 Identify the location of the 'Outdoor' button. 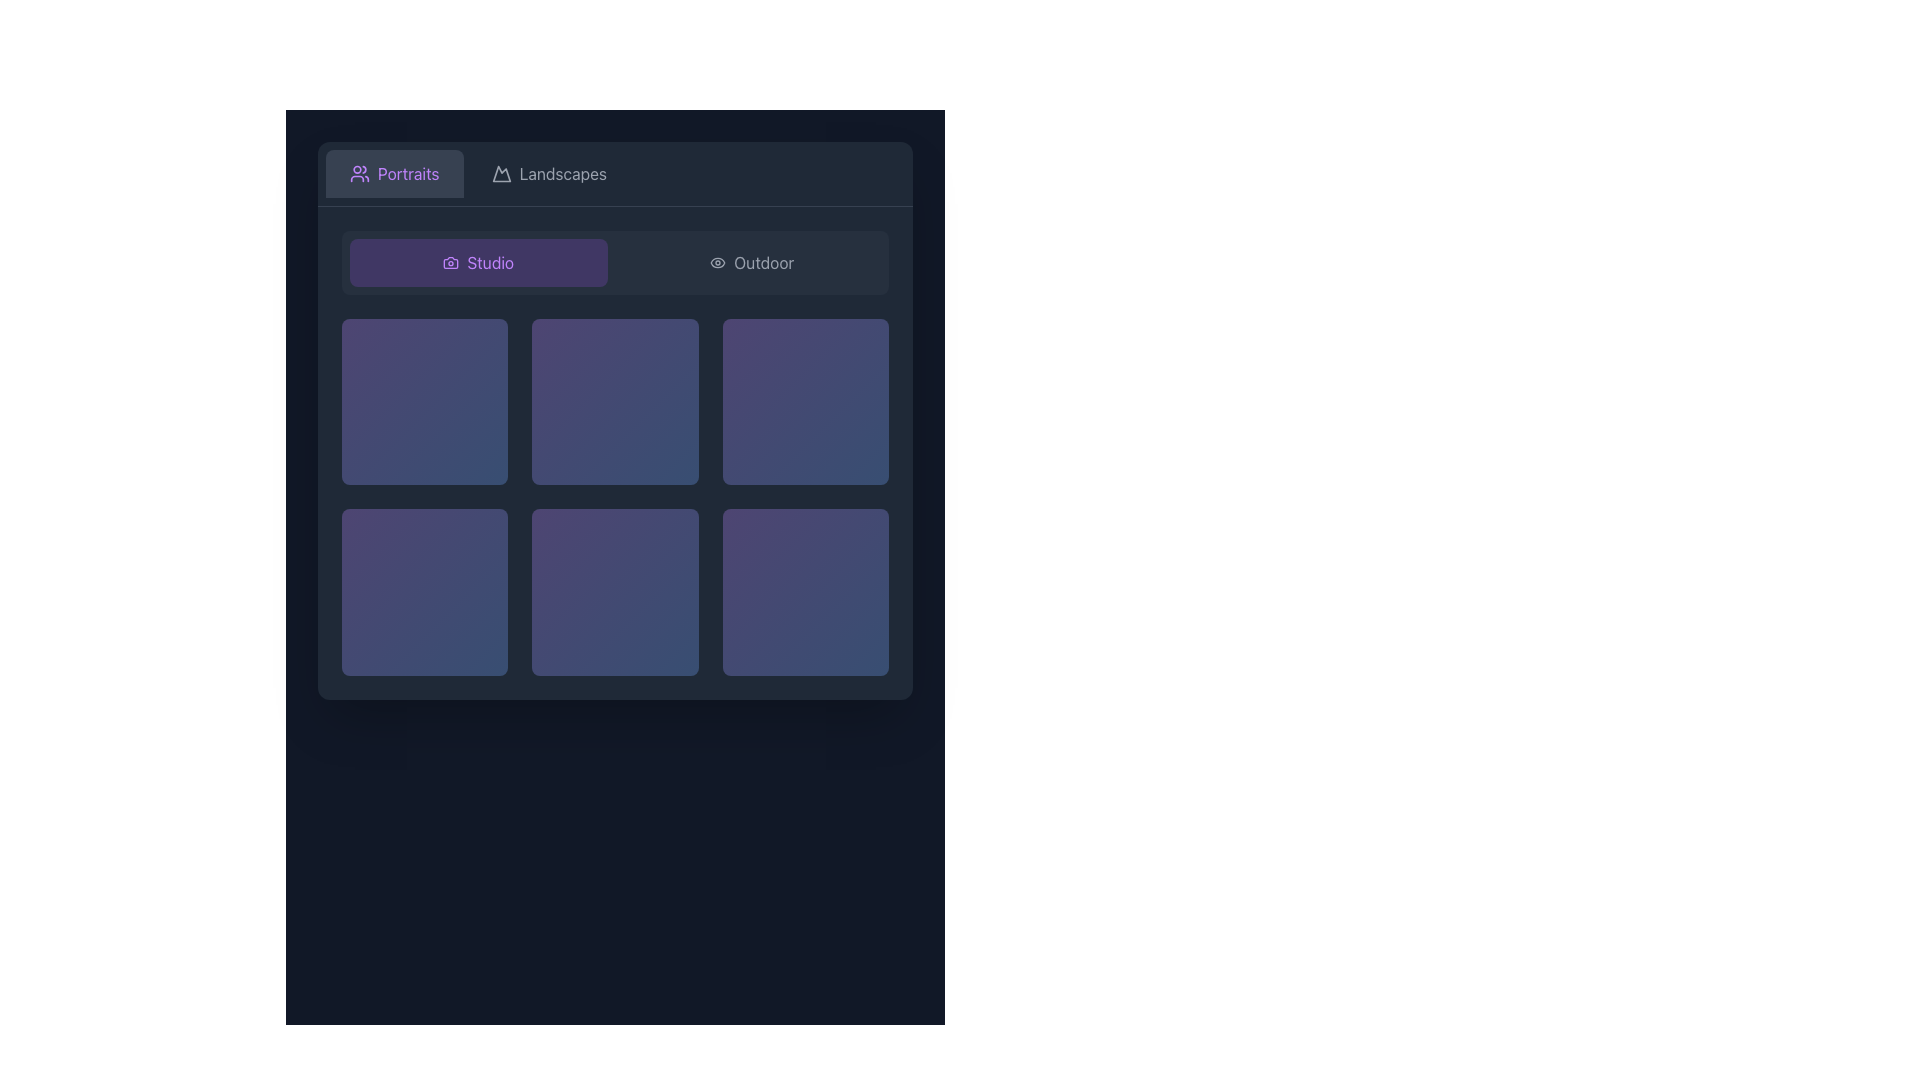
(751, 261).